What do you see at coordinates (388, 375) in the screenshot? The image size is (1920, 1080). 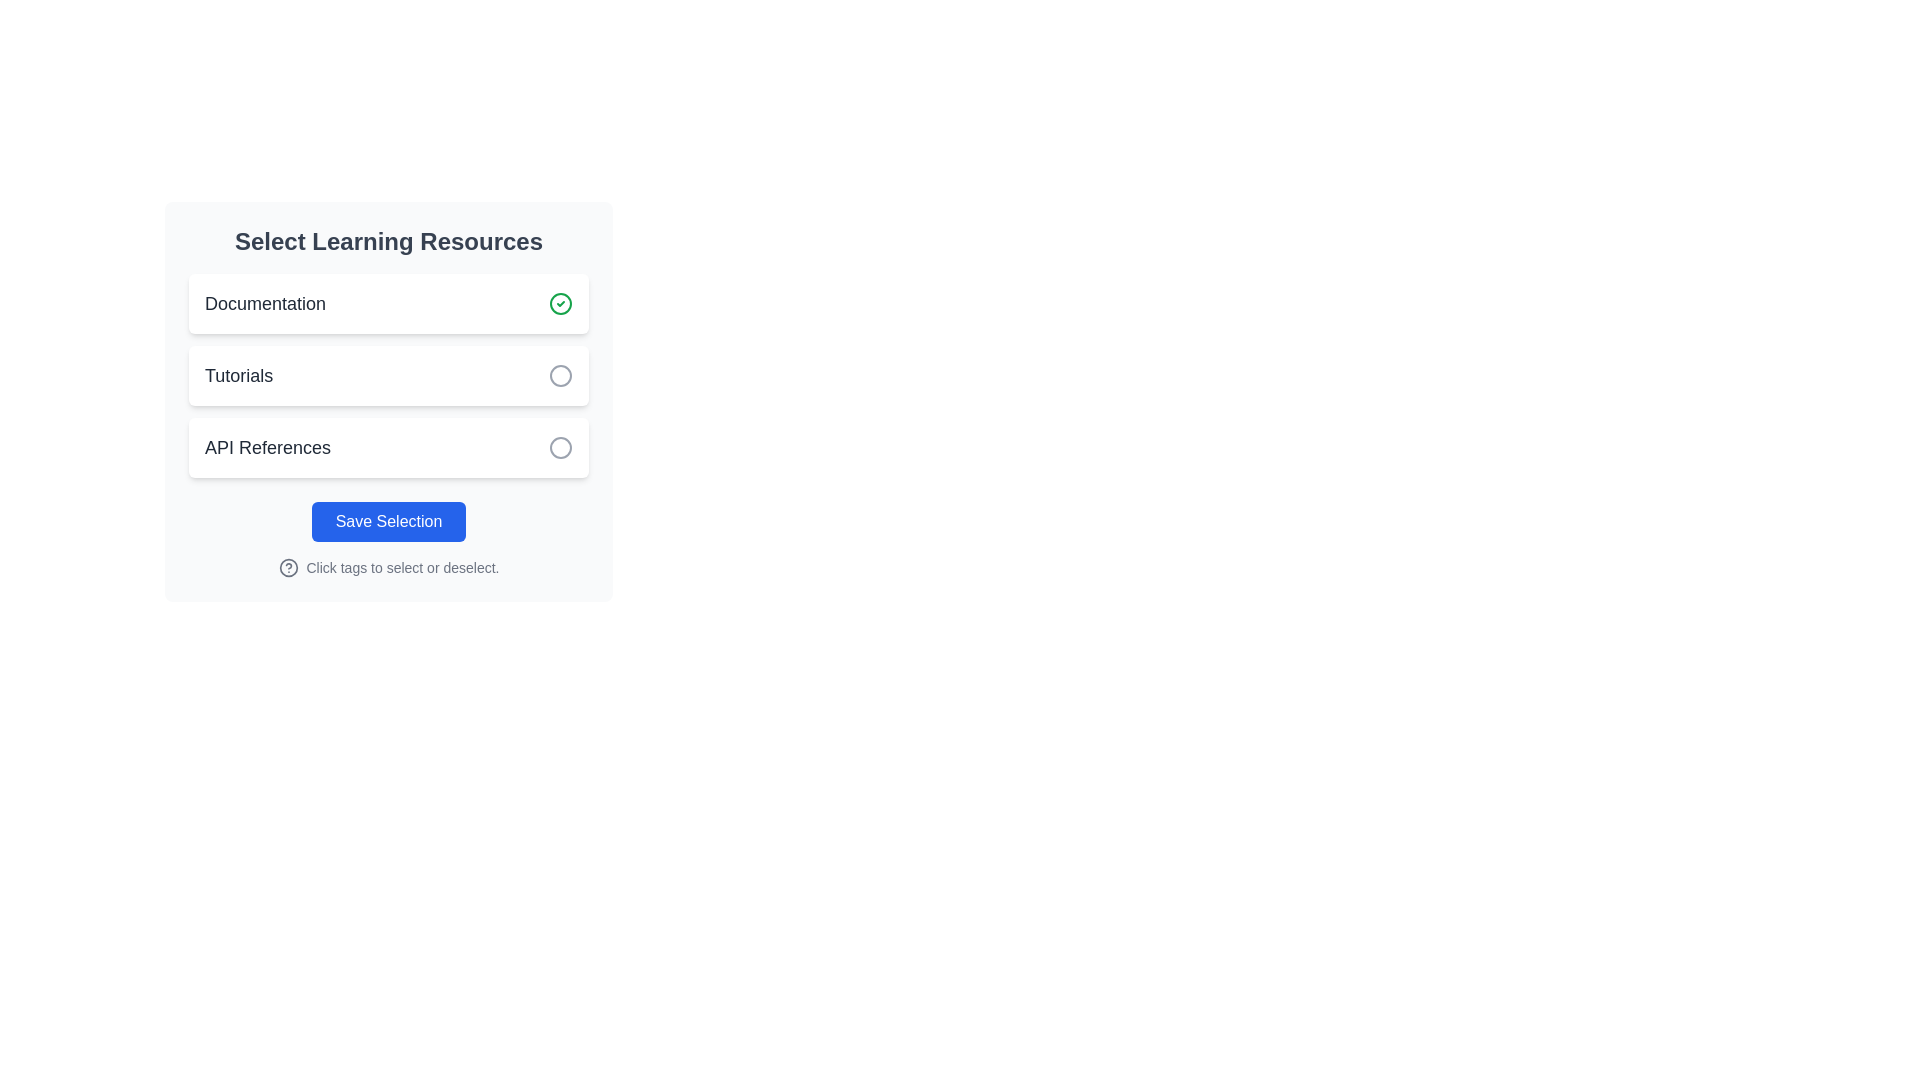 I see `the second selectable item labeled 'Tutorials' in the 'Select Learning Resources' section` at bounding box center [388, 375].